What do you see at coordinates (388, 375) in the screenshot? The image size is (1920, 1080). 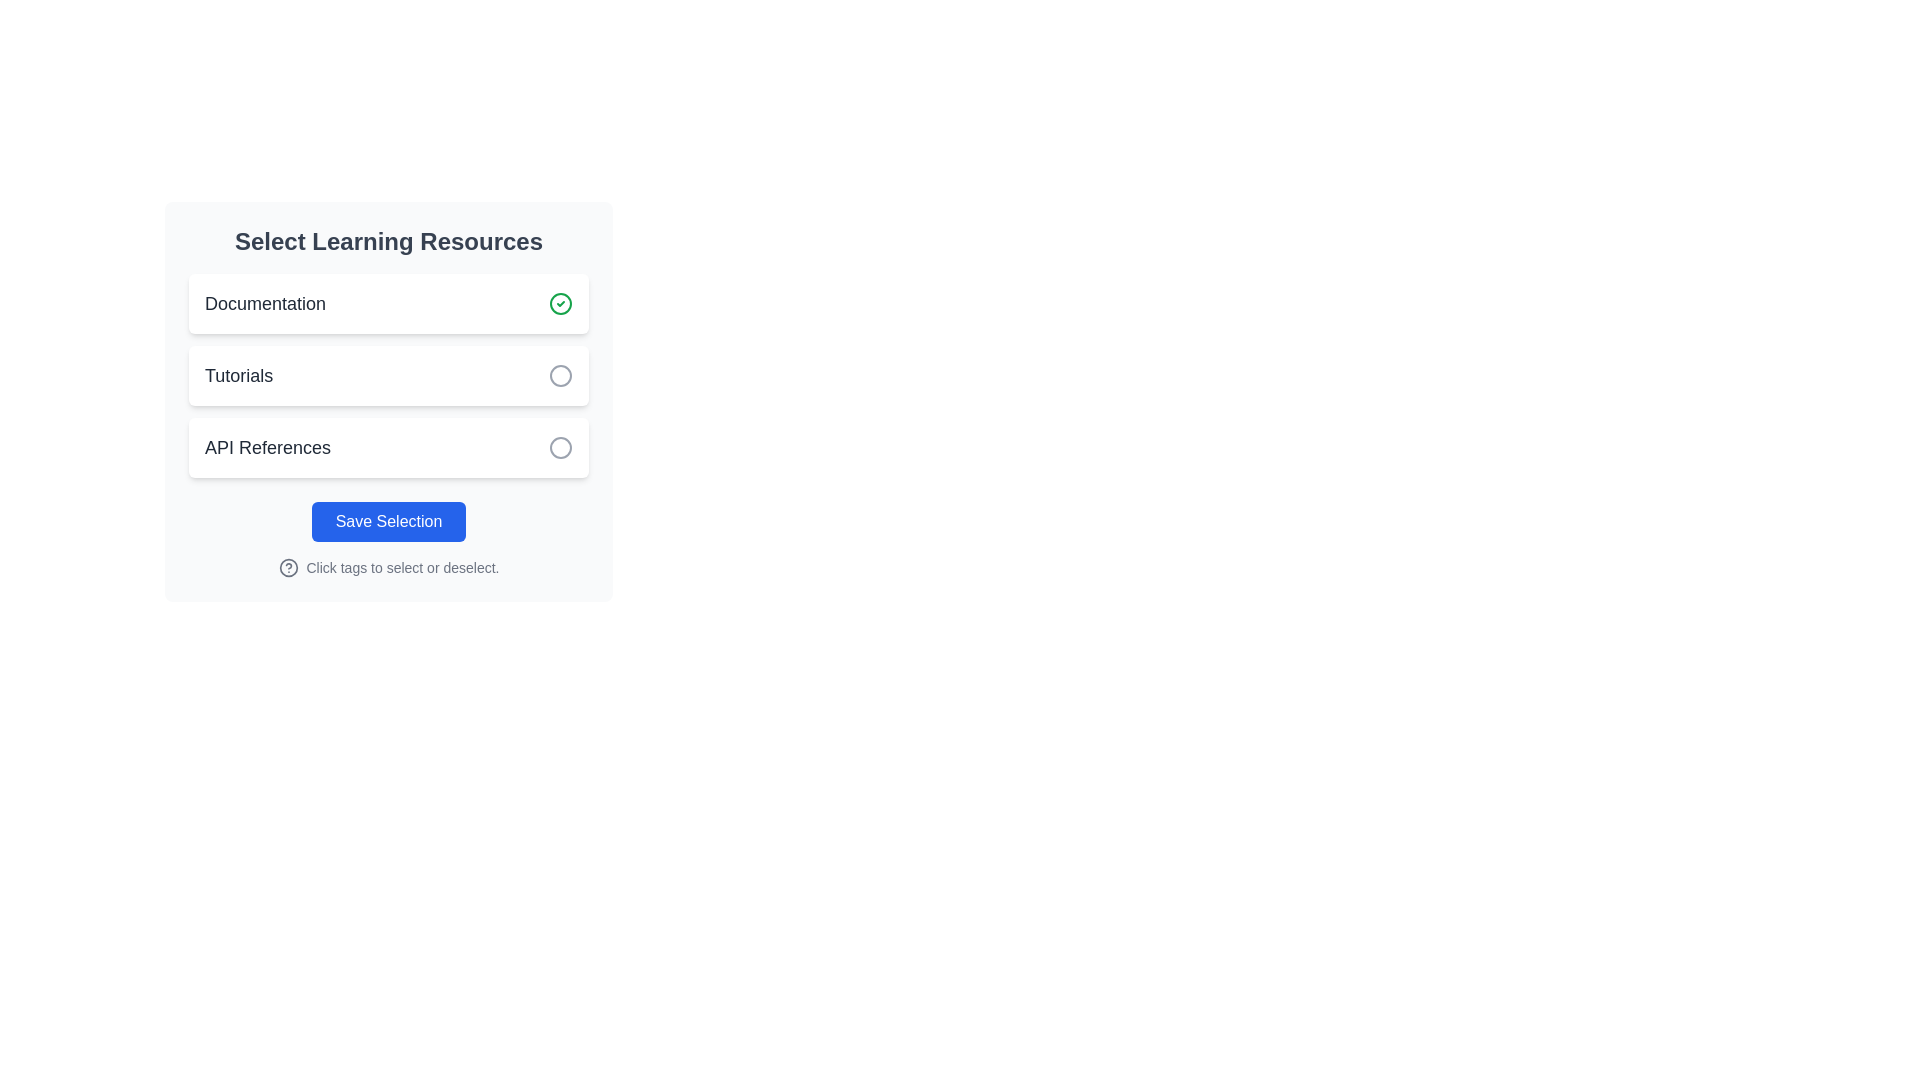 I see `the second selectable item labeled 'Tutorials' in the 'Select Learning Resources' section` at bounding box center [388, 375].